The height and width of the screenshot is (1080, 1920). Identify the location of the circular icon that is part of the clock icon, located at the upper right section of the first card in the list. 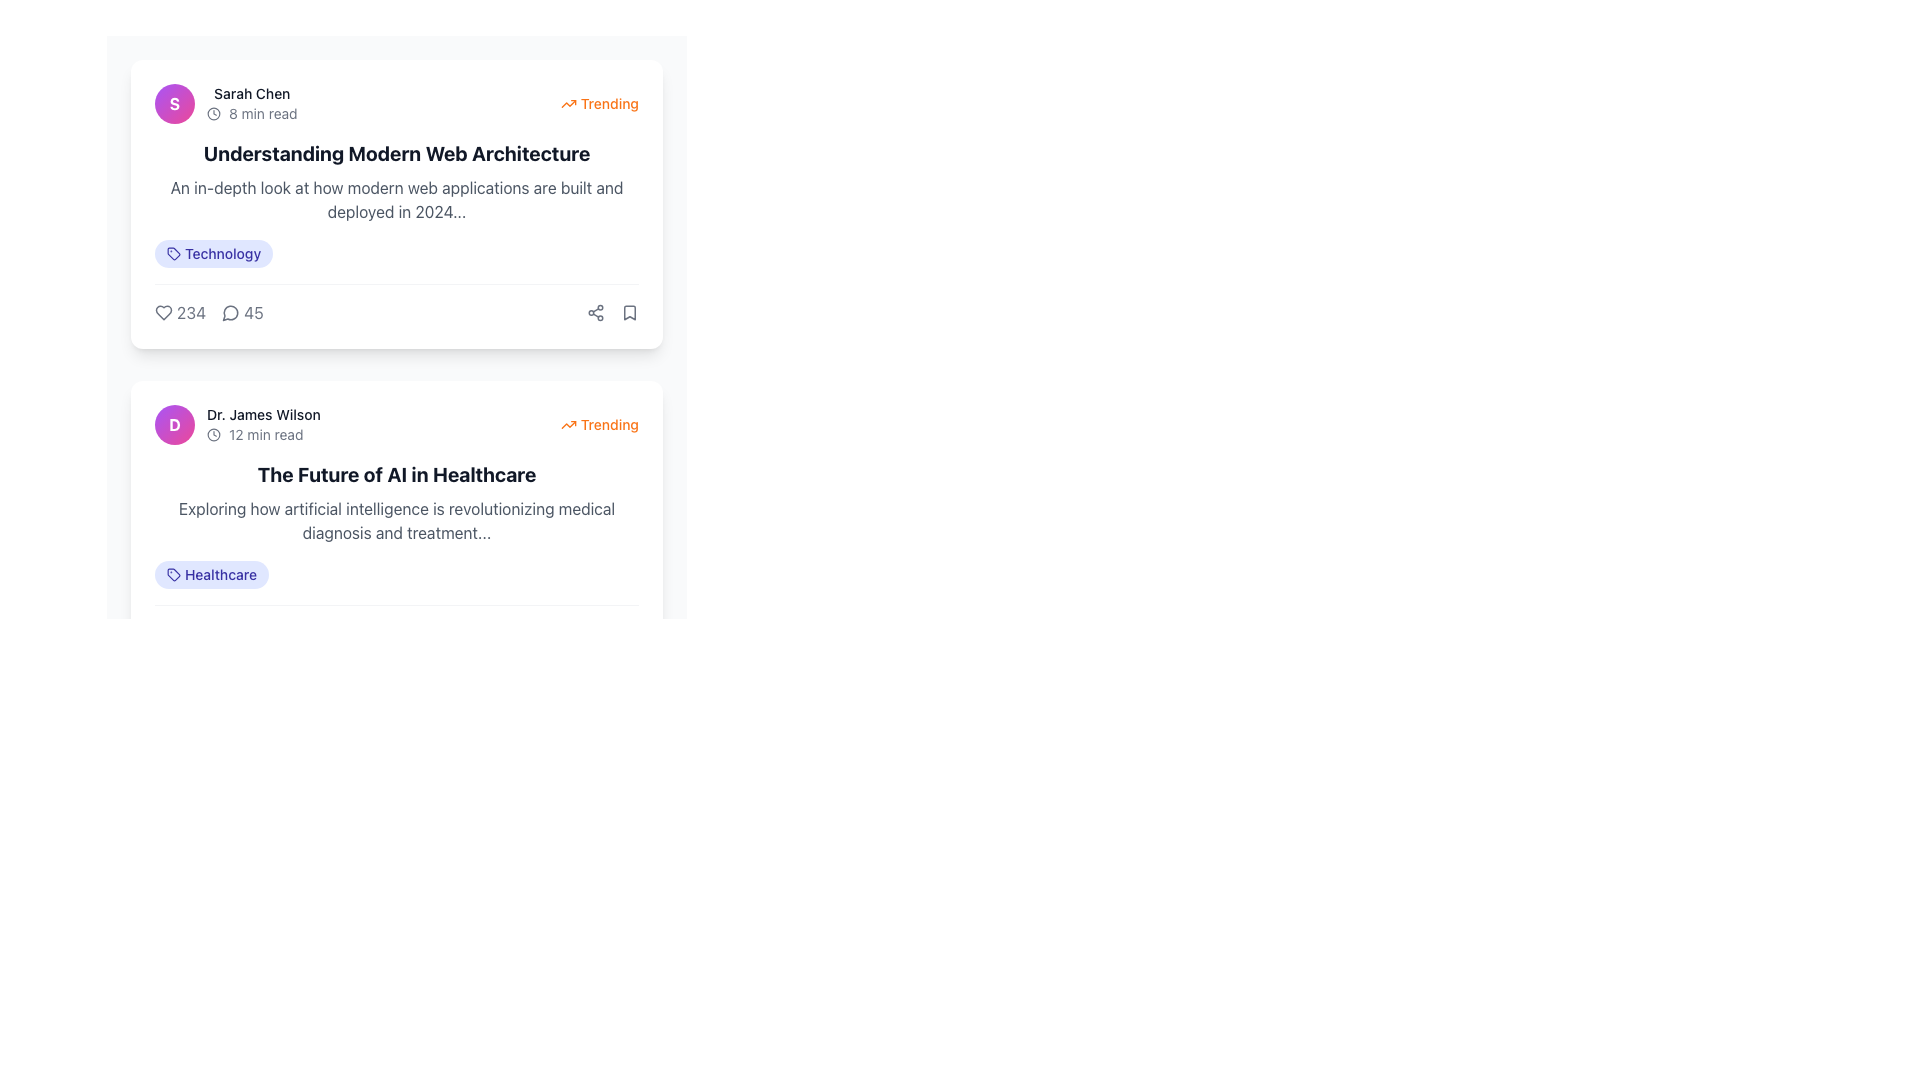
(214, 114).